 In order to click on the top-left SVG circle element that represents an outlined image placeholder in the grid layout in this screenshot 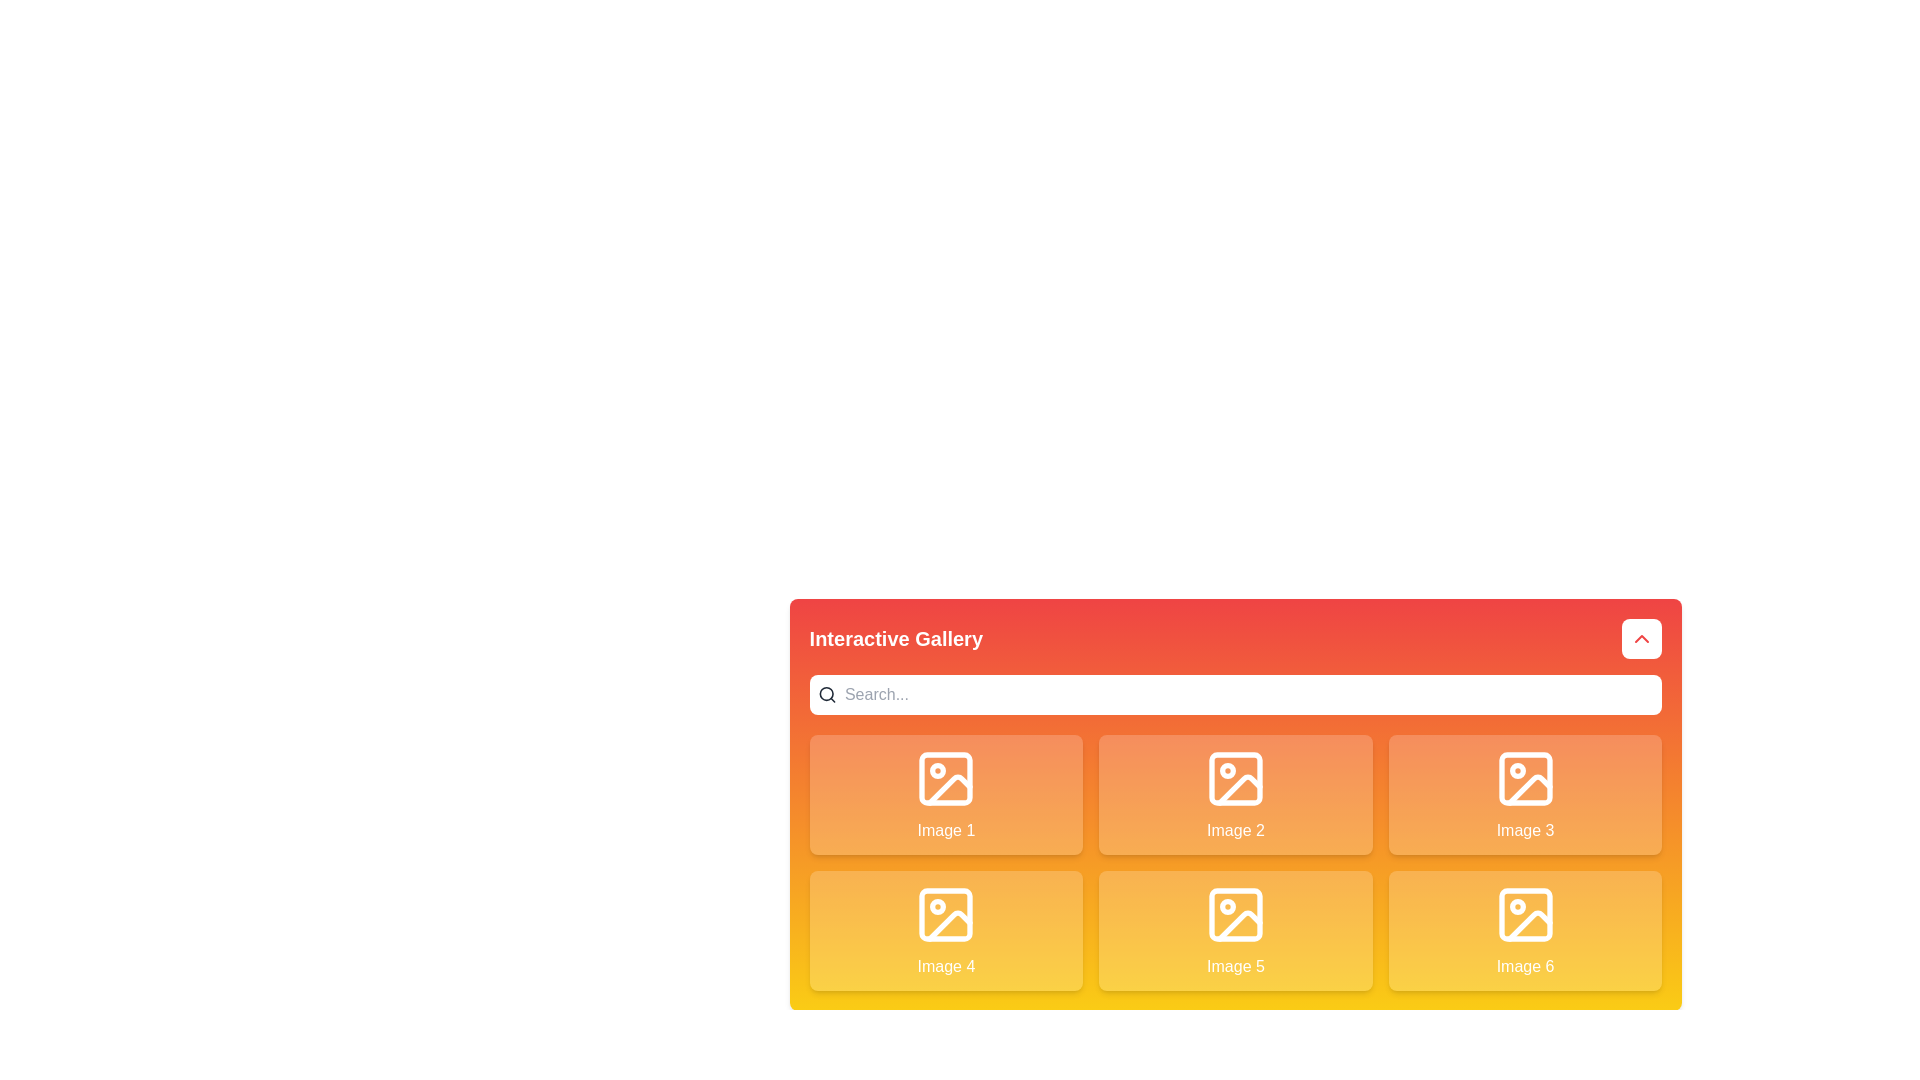, I will do `click(937, 770)`.